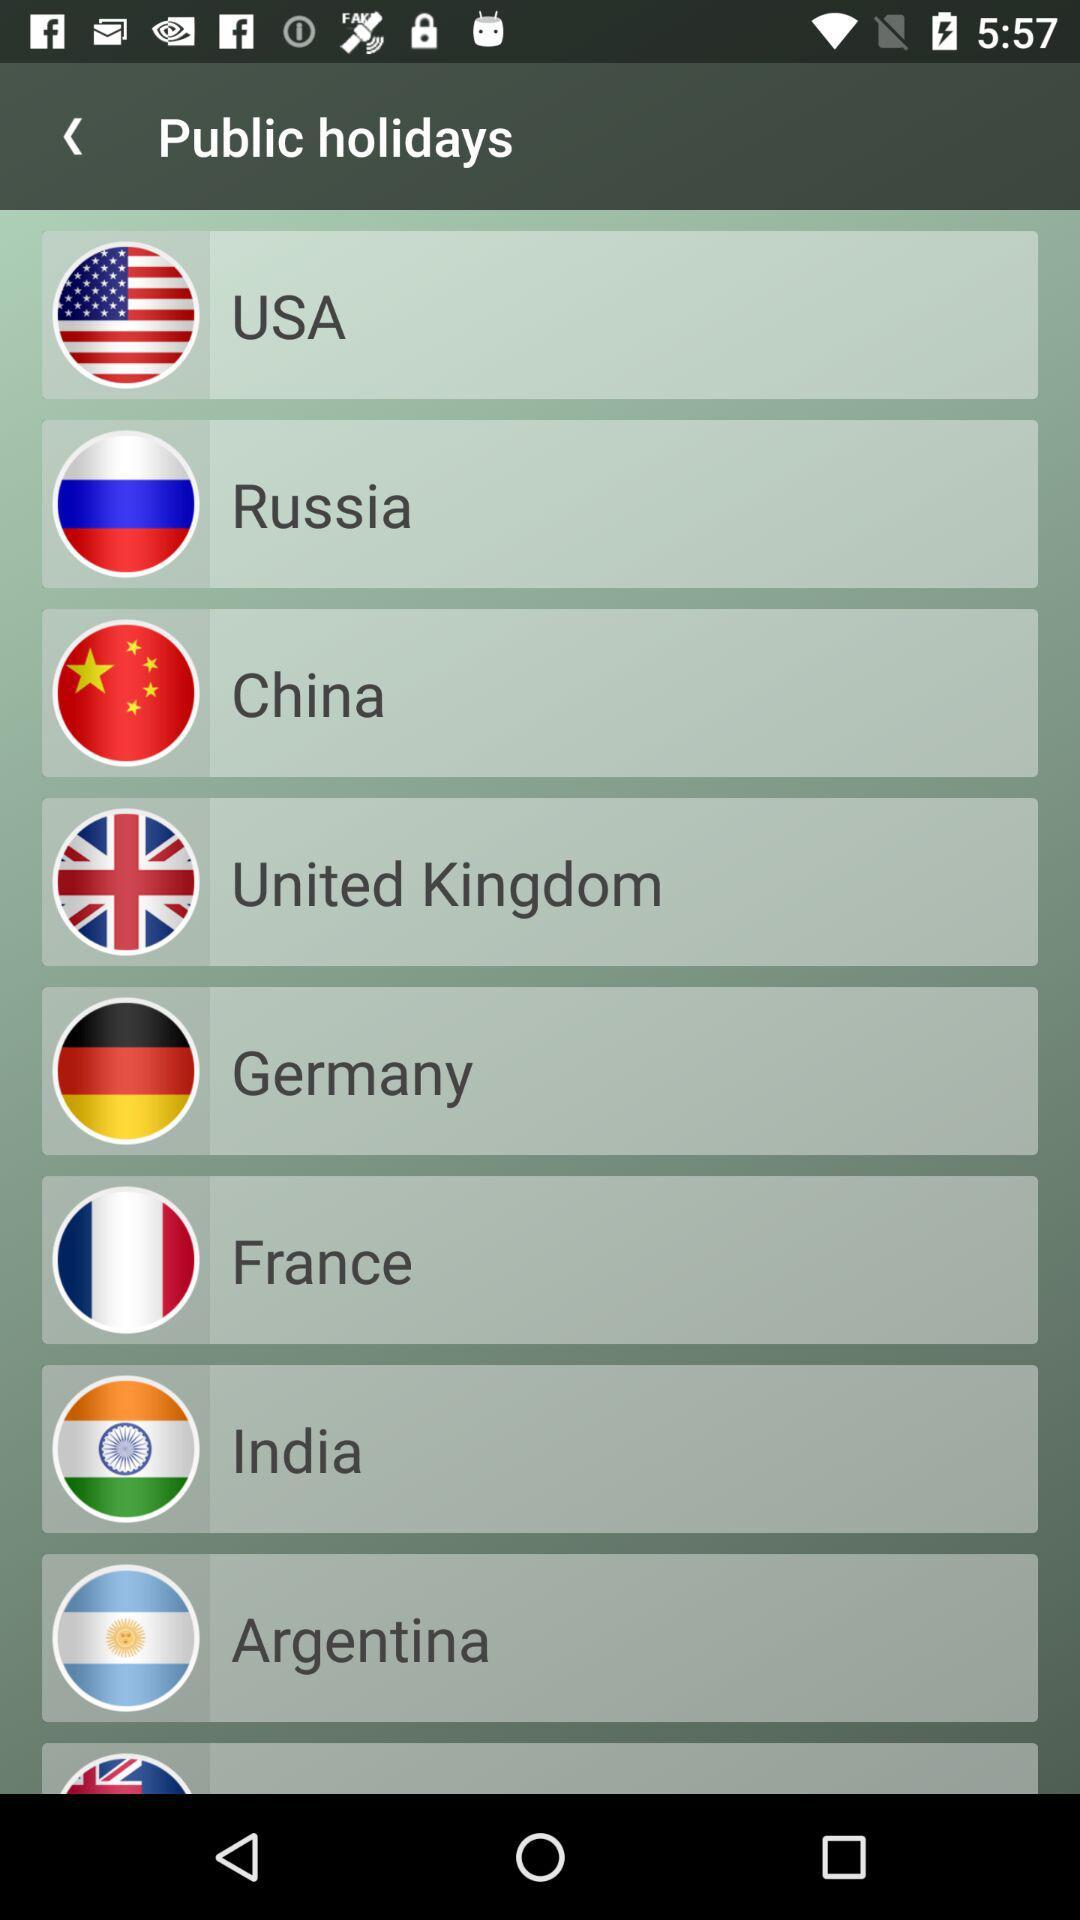 This screenshot has height=1920, width=1080. Describe the element at coordinates (126, 504) in the screenshot. I see `icon beside russia` at that location.